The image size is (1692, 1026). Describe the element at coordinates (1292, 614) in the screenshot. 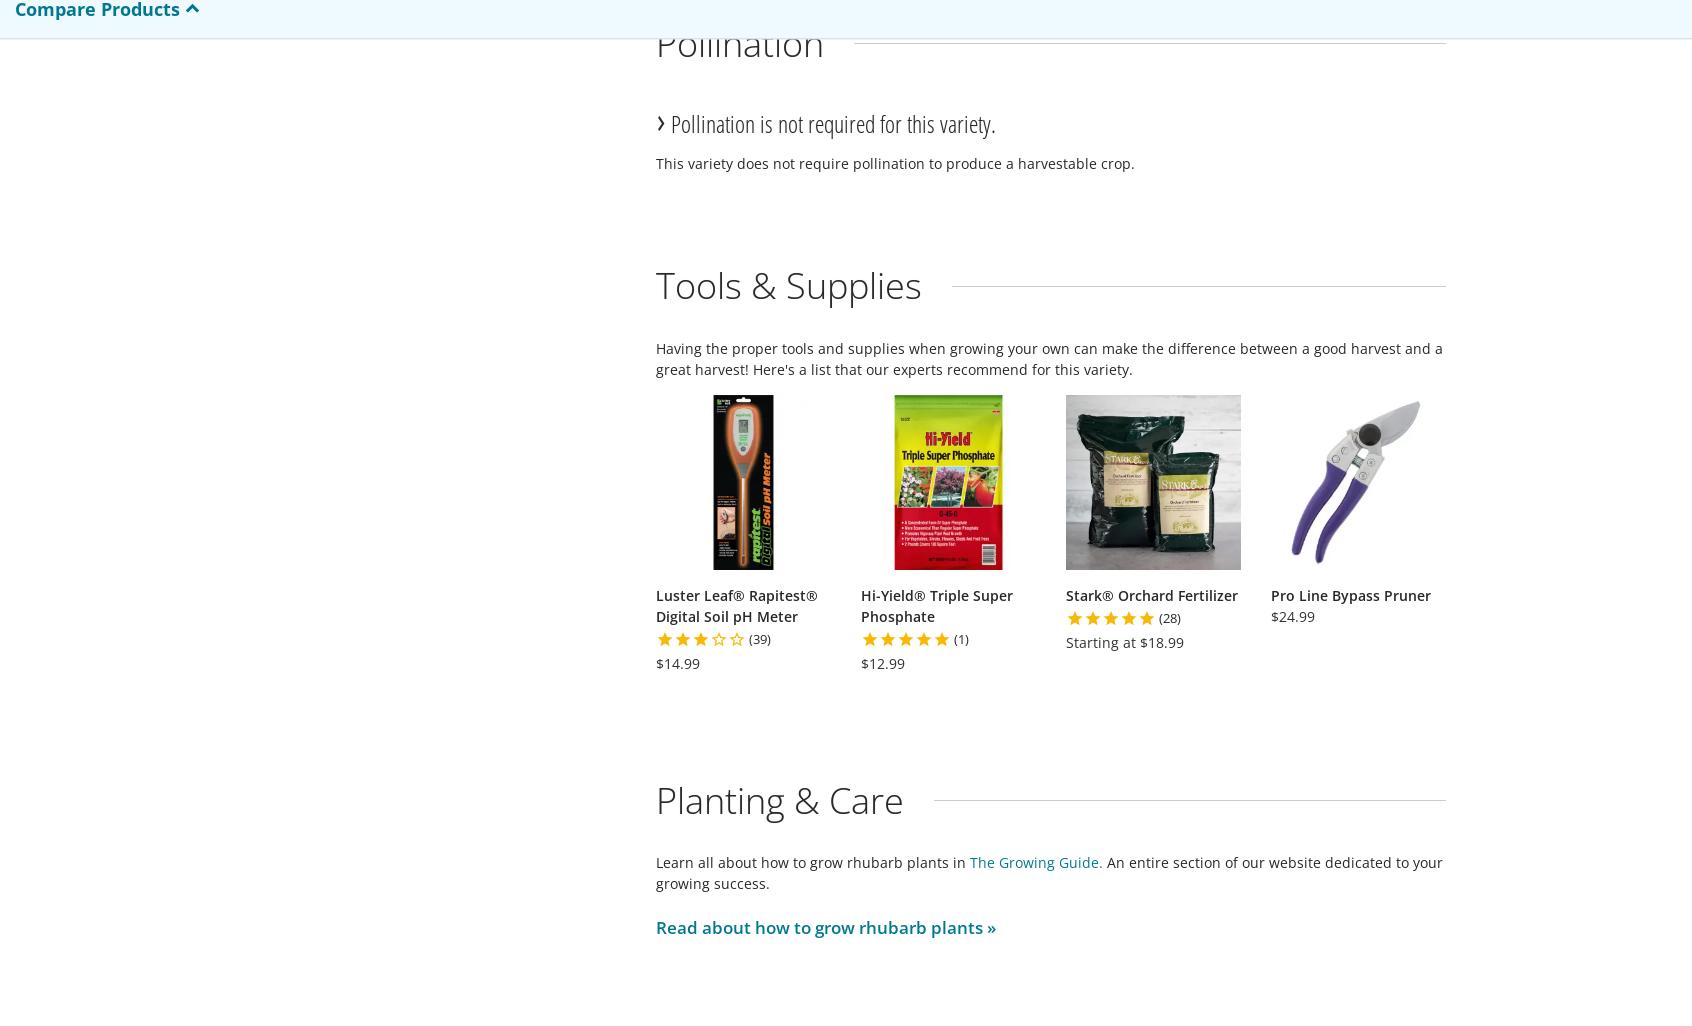

I see `'$24.99'` at that location.